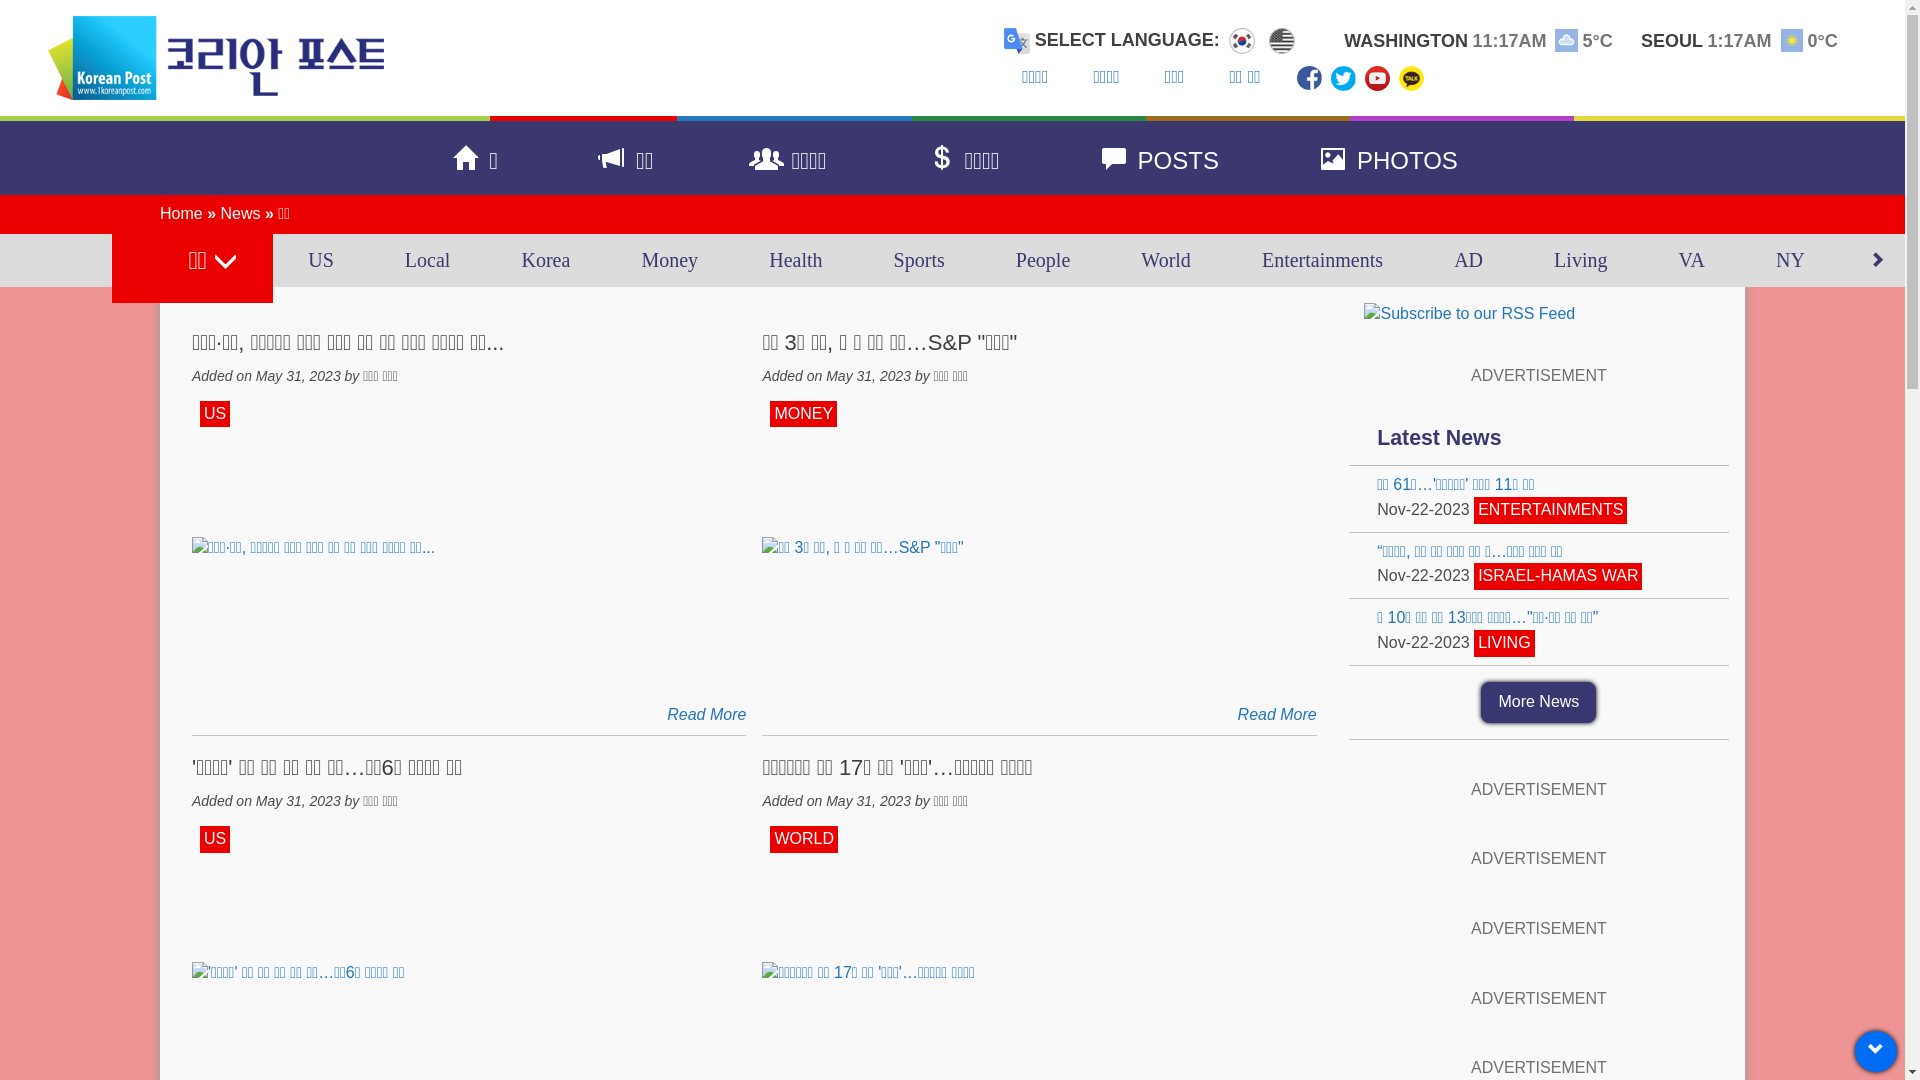 The width and height of the screenshot is (1920, 1080). I want to click on 'Find Us on Facebook', so click(1291, 77).